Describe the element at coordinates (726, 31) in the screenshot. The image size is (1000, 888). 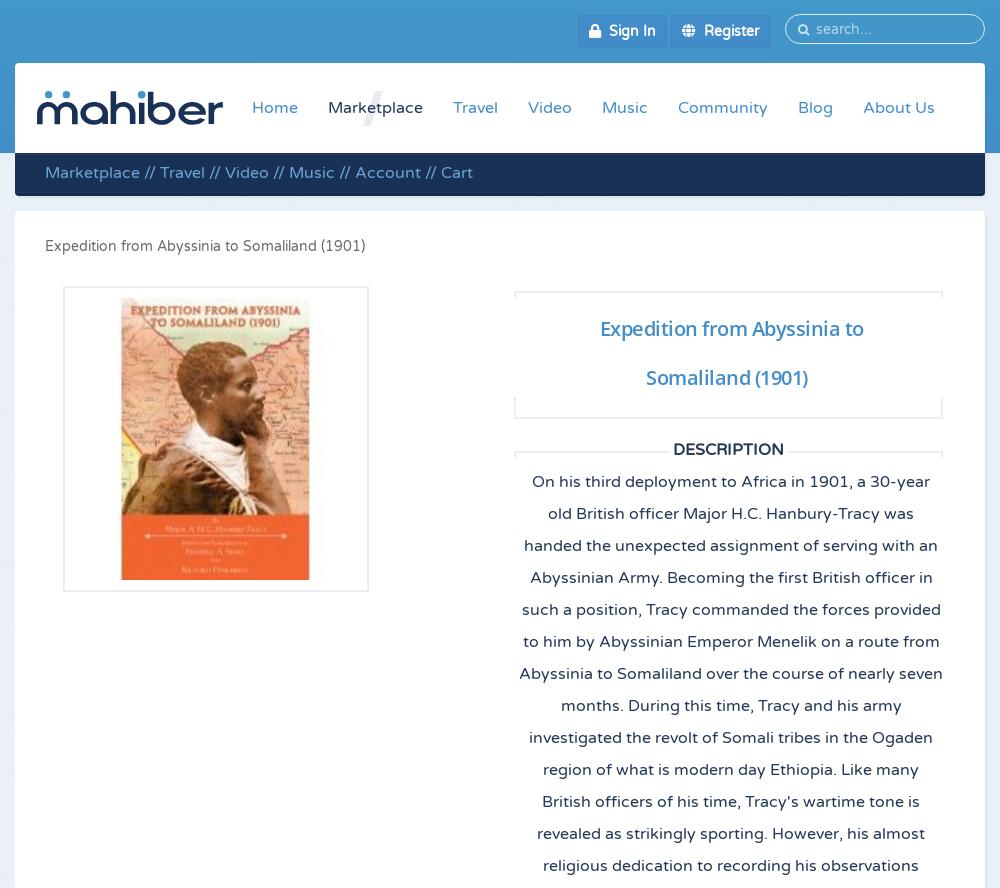
I see `'Register'` at that location.